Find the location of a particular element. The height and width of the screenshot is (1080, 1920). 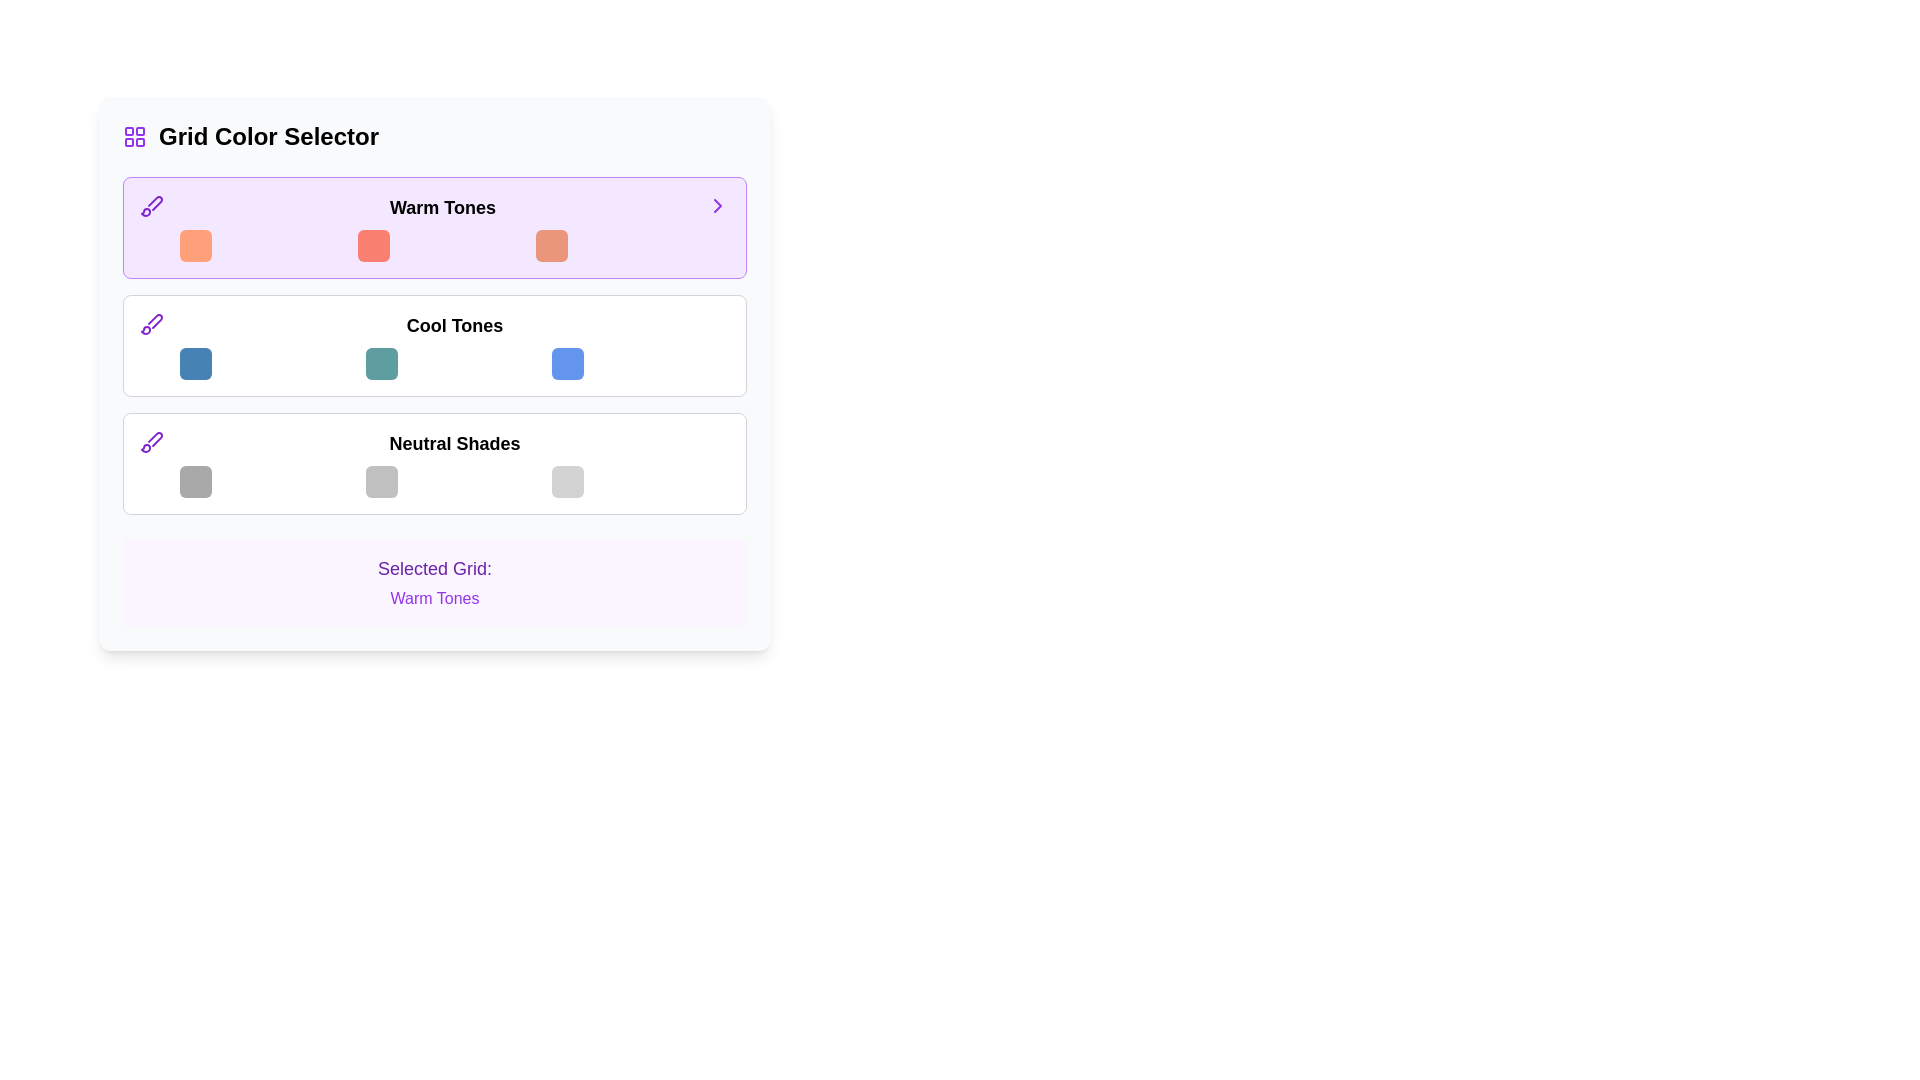

the informational label indicating the currently selected color grid, 'Warm Tones', which is located under the title 'Selected Grid:' in the 'Selected Grid' box is located at coordinates (434, 597).